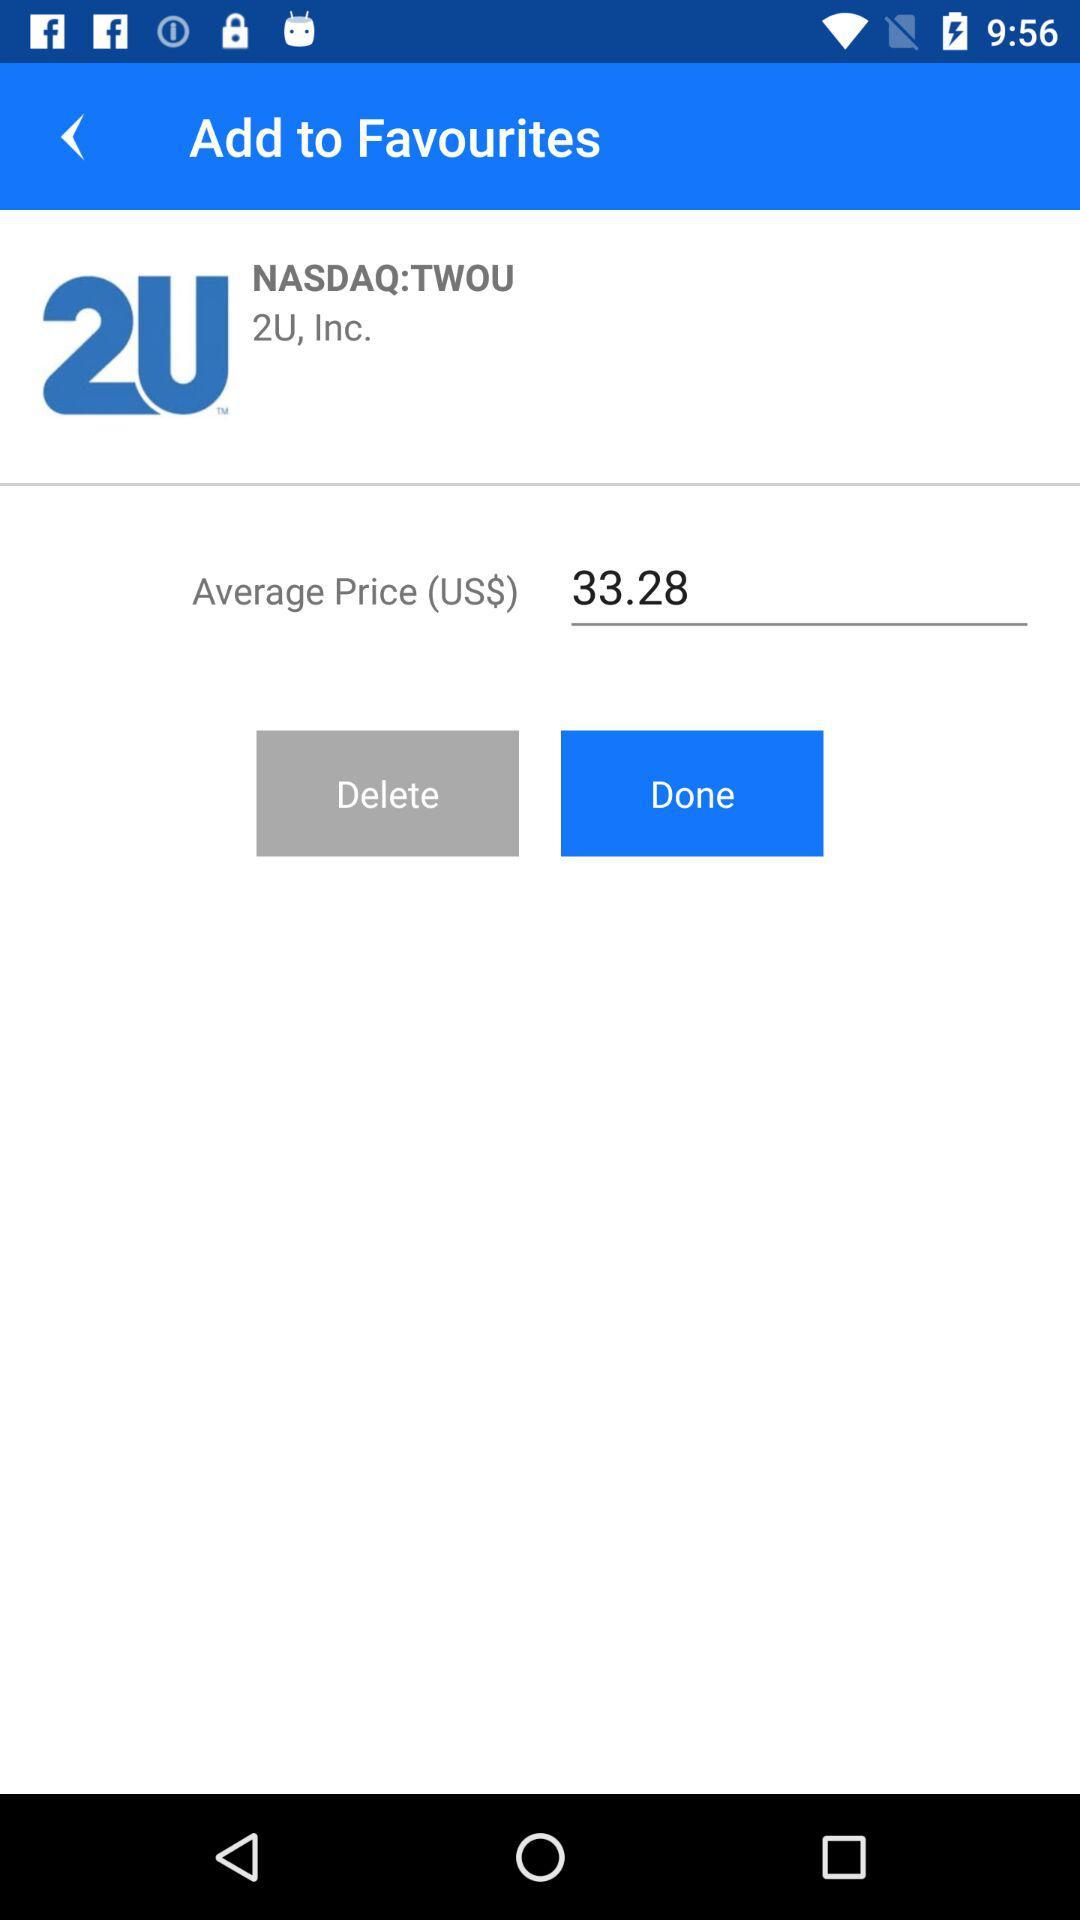 The width and height of the screenshot is (1080, 1920). What do you see at coordinates (387, 792) in the screenshot?
I see `delete` at bounding box center [387, 792].